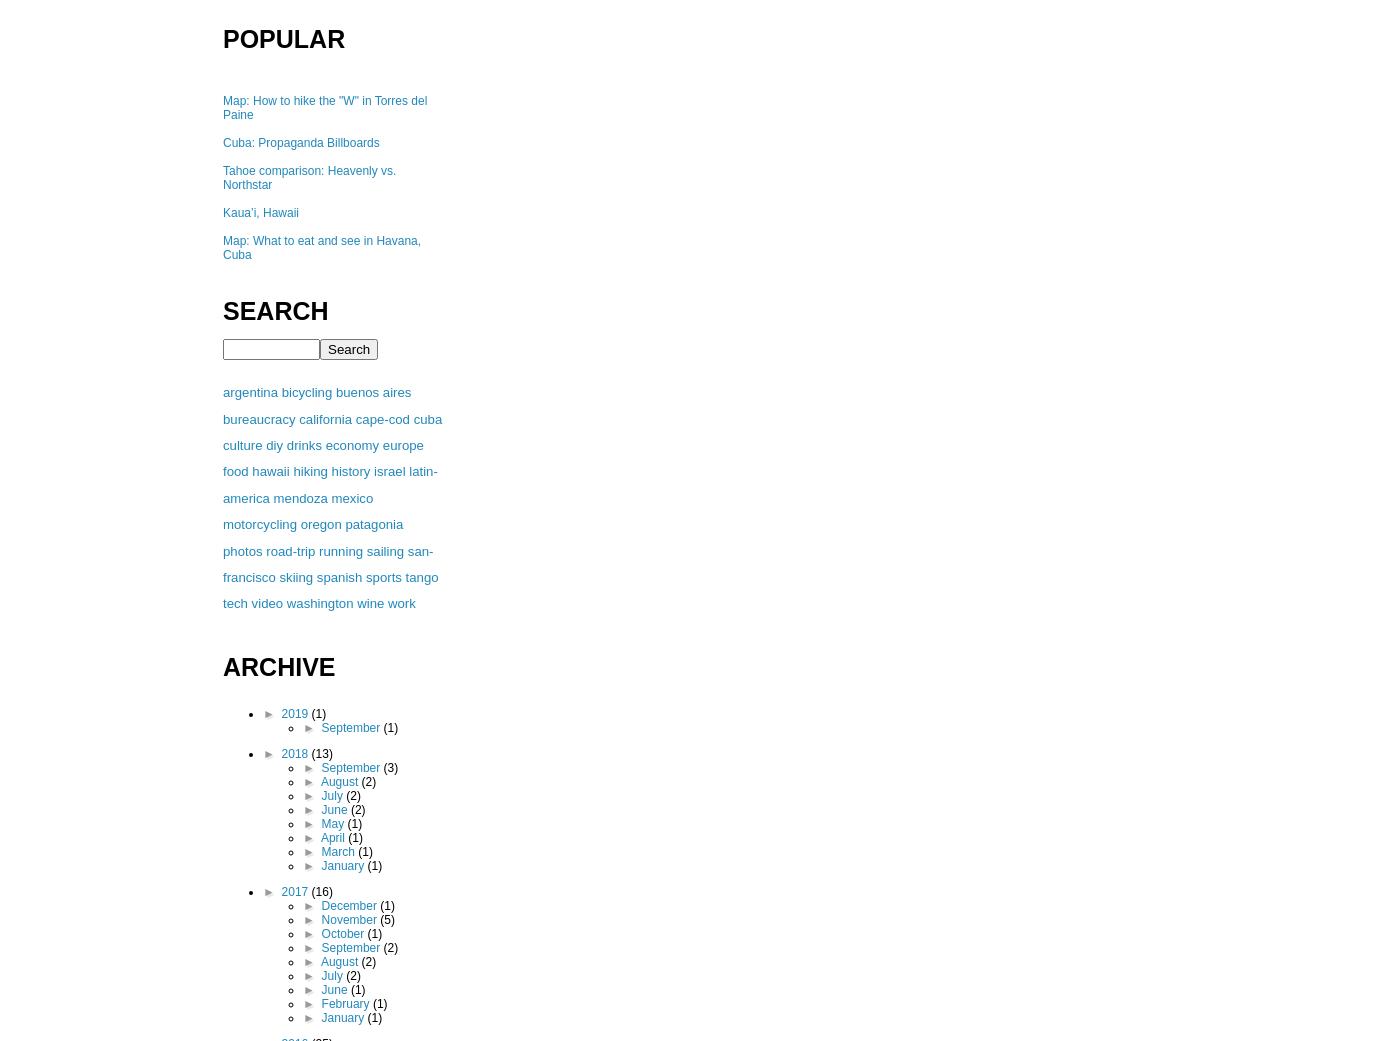 Image resolution: width=1374 pixels, height=1041 pixels. What do you see at coordinates (323, 444) in the screenshot?
I see `'economy'` at bounding box center [323, 444].